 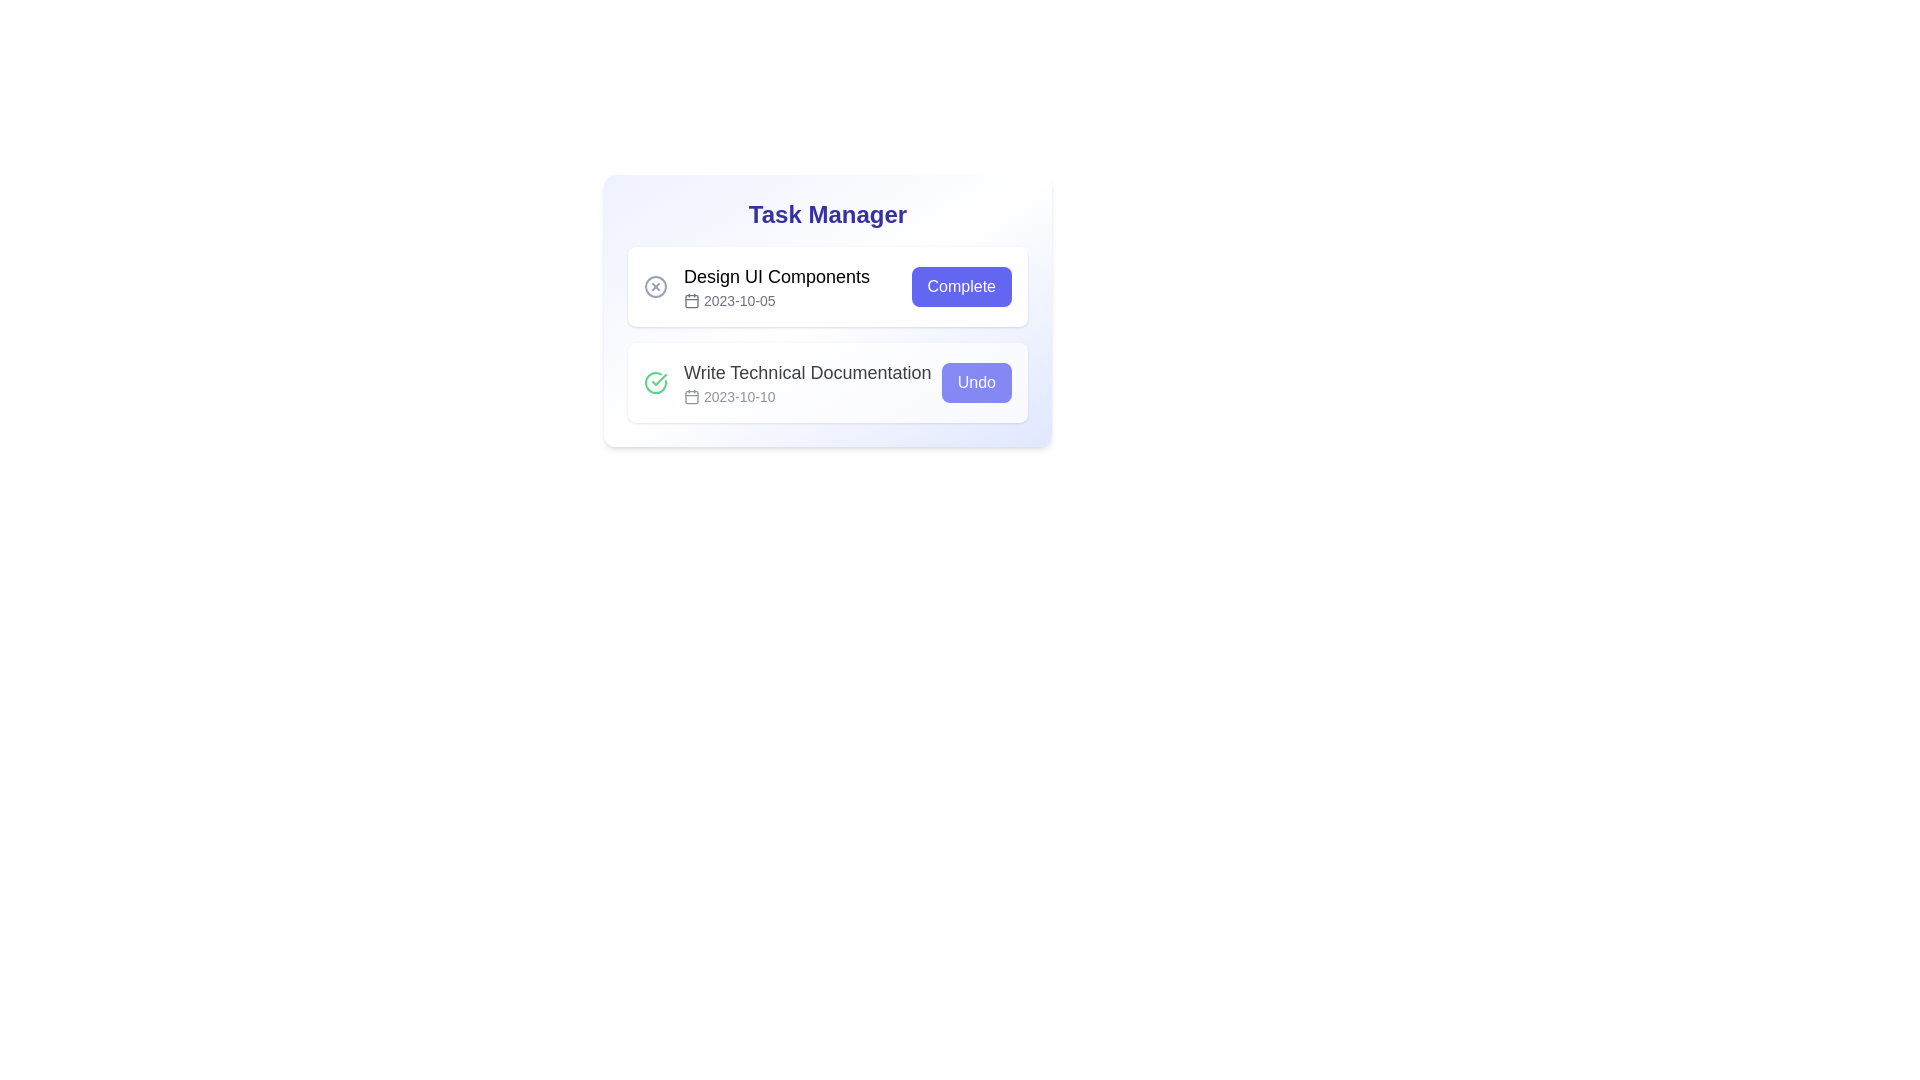 I want to click on the button to toggle the completion status of the task with ID 2, so click(x=976, y=382).